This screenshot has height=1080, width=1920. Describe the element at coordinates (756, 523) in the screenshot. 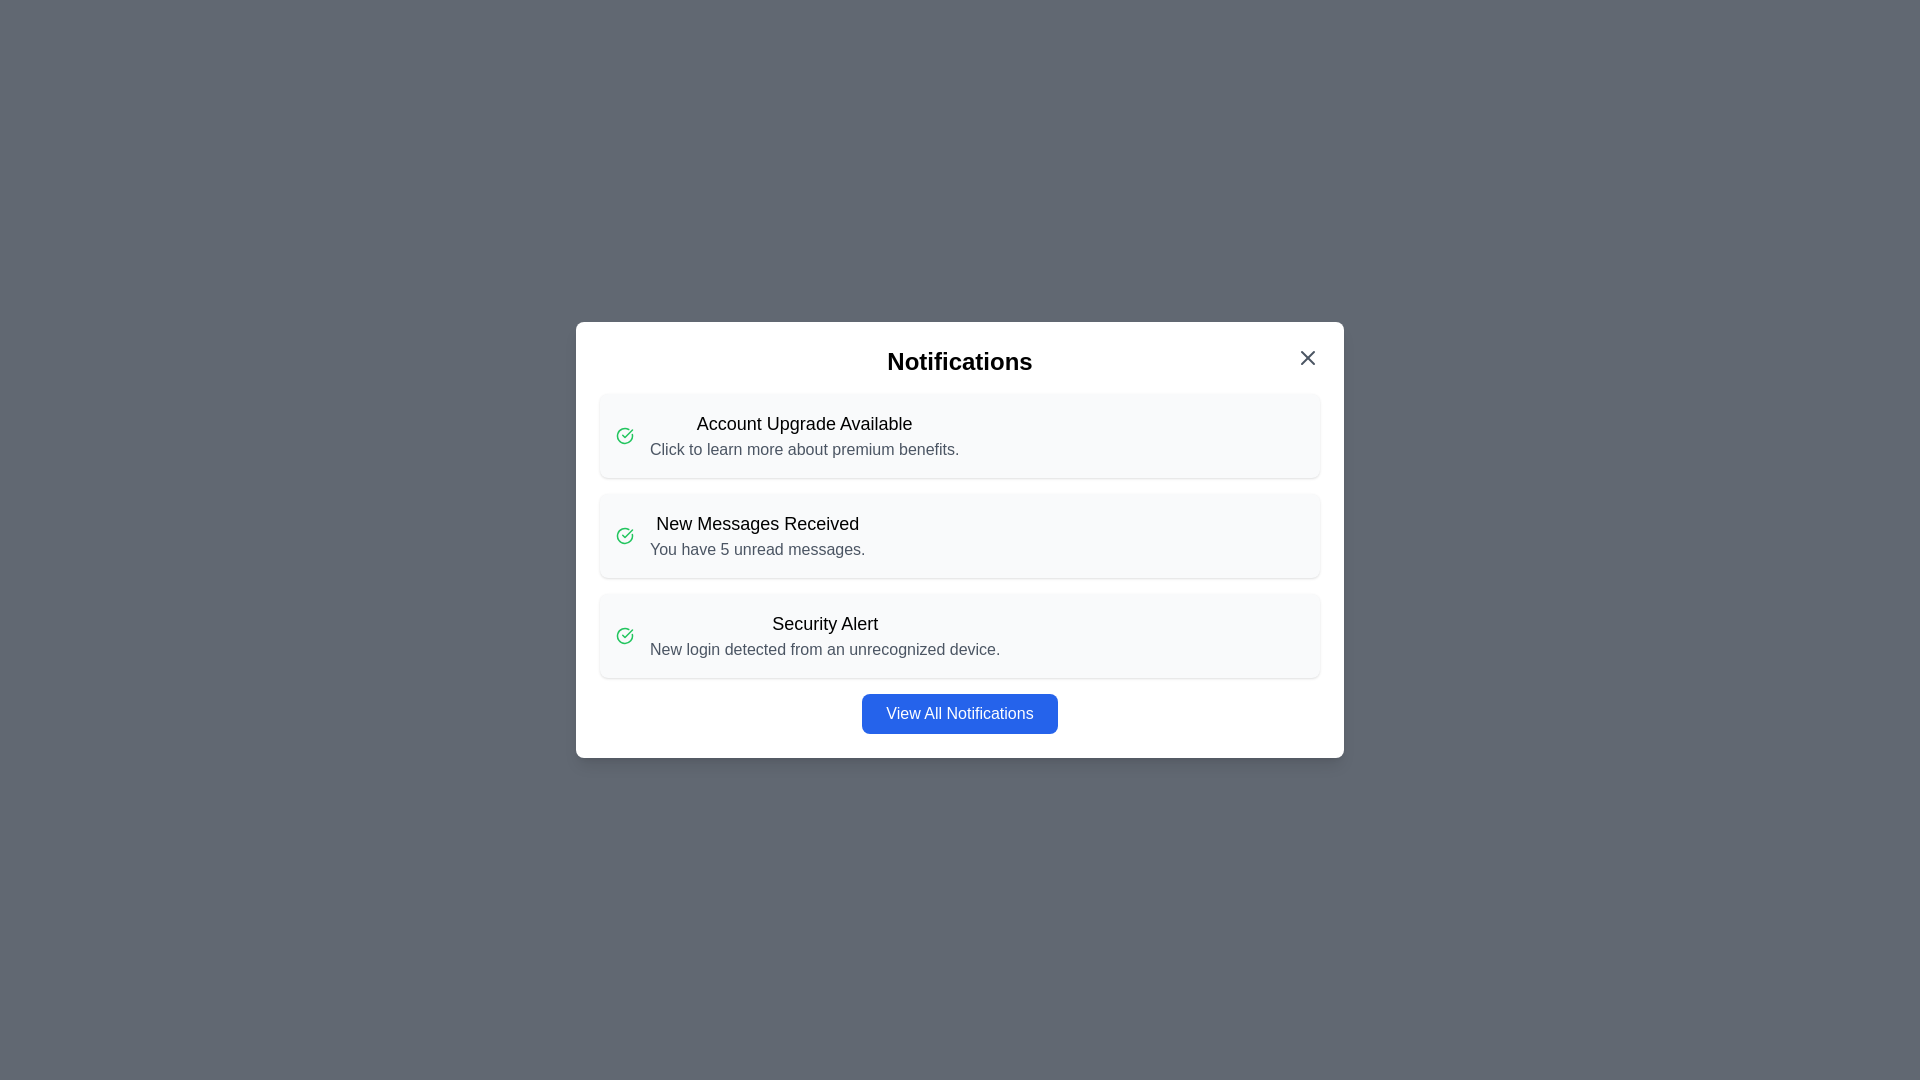

I see `the text label displaying 'New Messages Received', which is centrally aligned and bold, located above the text 'You have 5 unread messages'` at that location.